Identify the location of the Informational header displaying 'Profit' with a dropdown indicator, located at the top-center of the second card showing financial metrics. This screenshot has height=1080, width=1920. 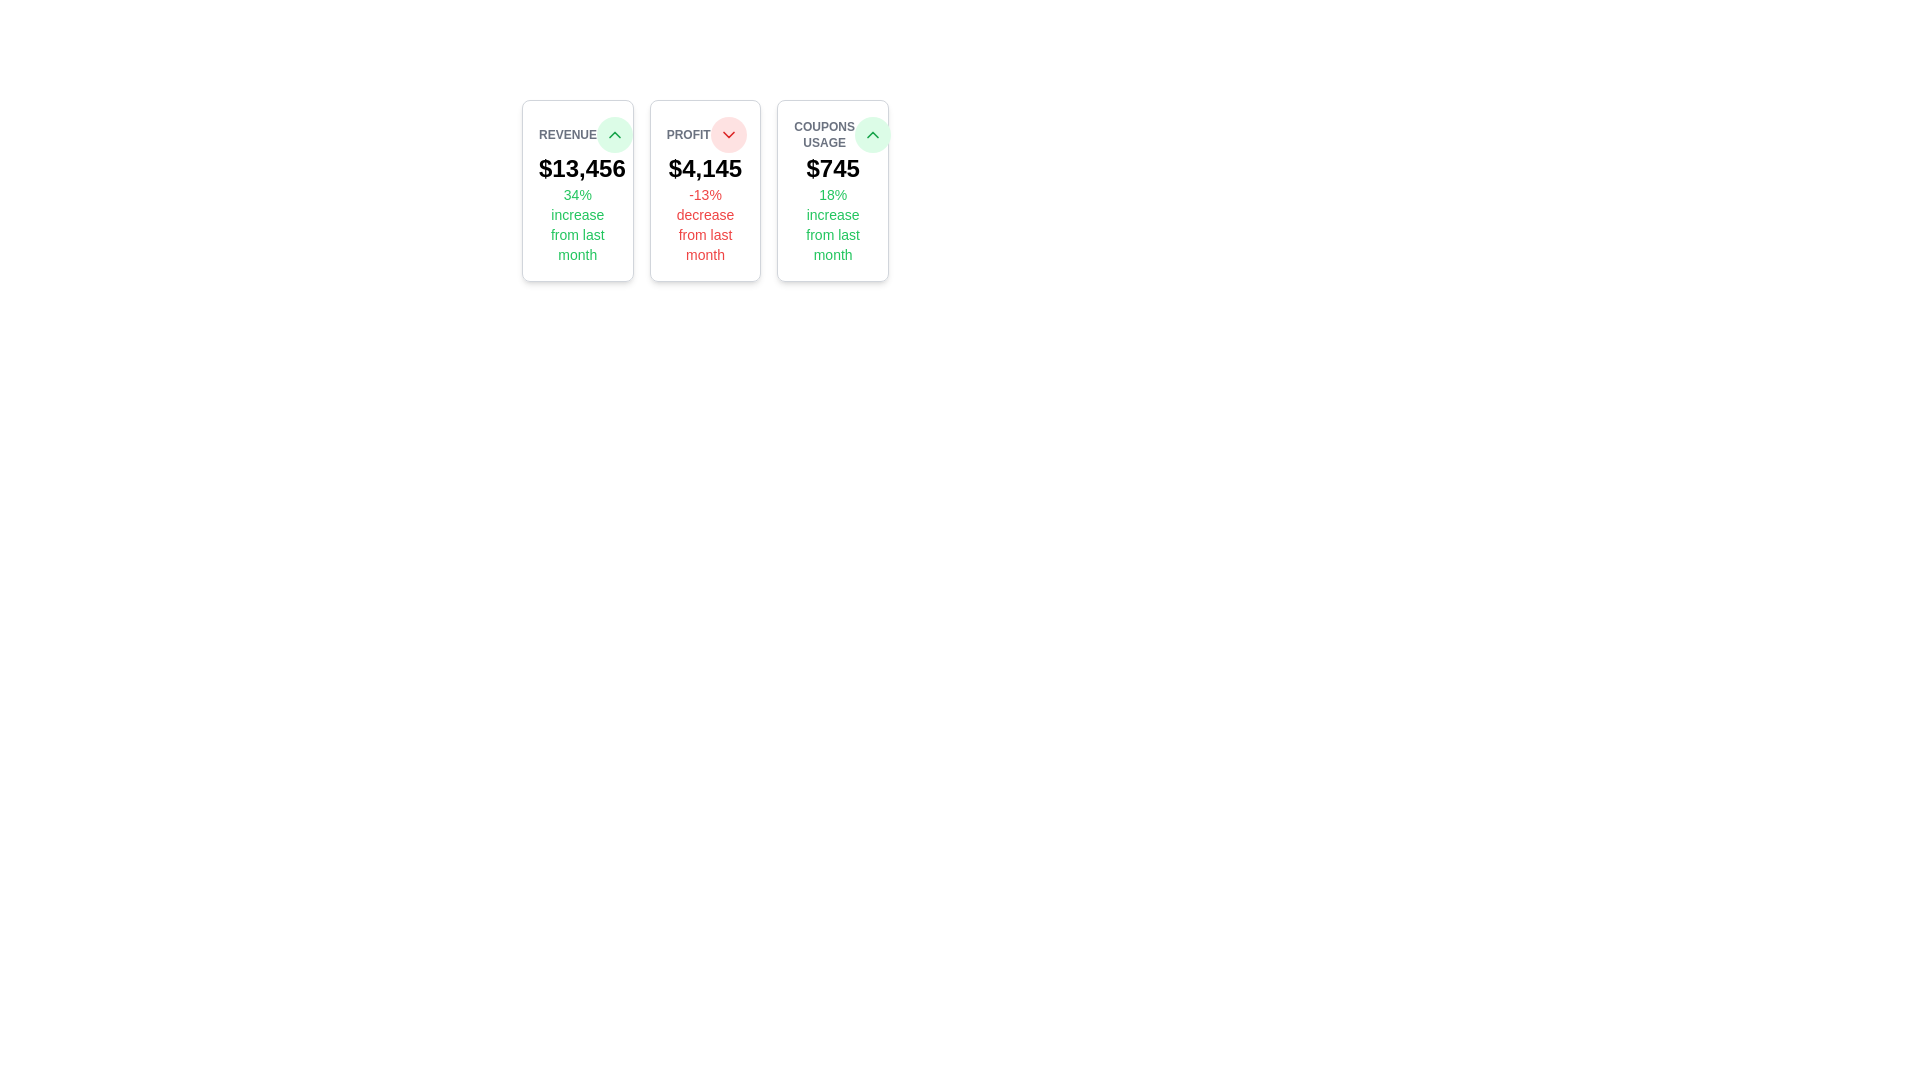
(705, 135).